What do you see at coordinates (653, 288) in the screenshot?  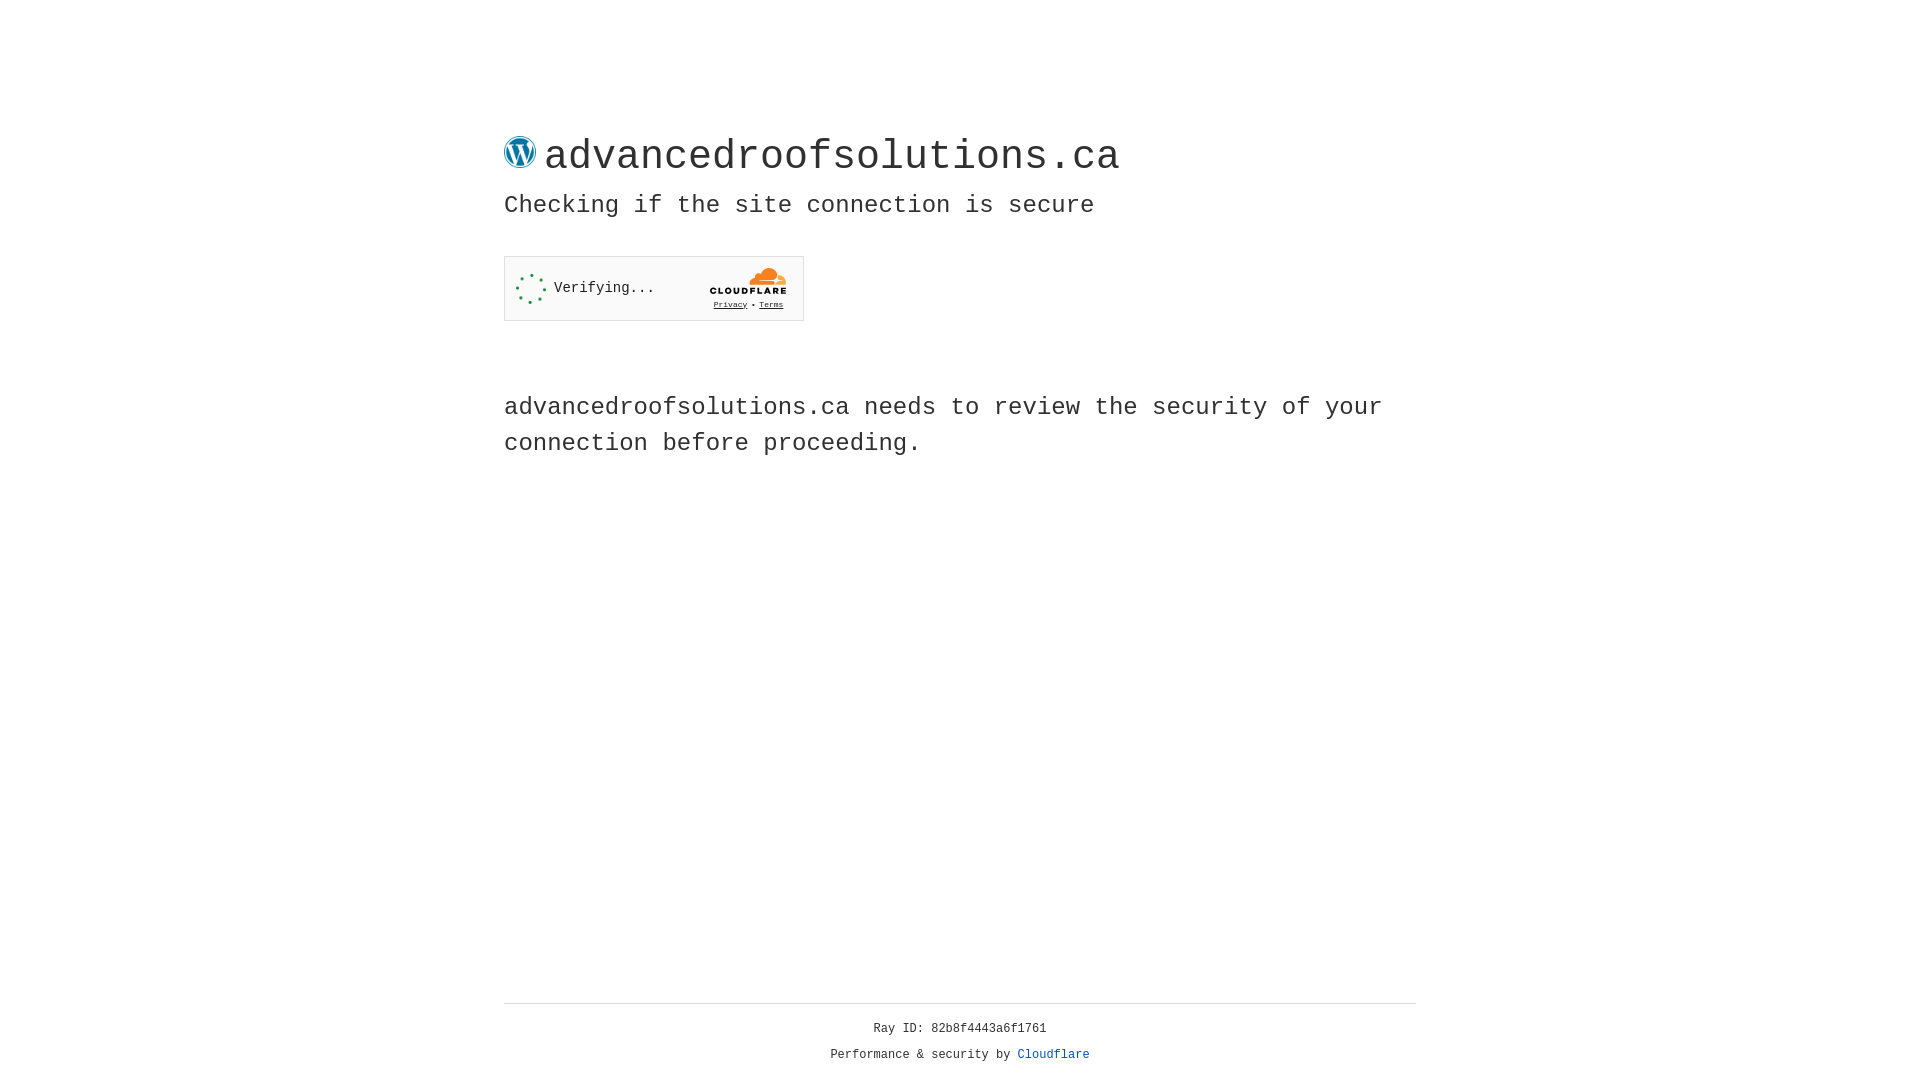 I see `'Widget containing a Cloudflare security challenge'` at bounding box center [653, 288].